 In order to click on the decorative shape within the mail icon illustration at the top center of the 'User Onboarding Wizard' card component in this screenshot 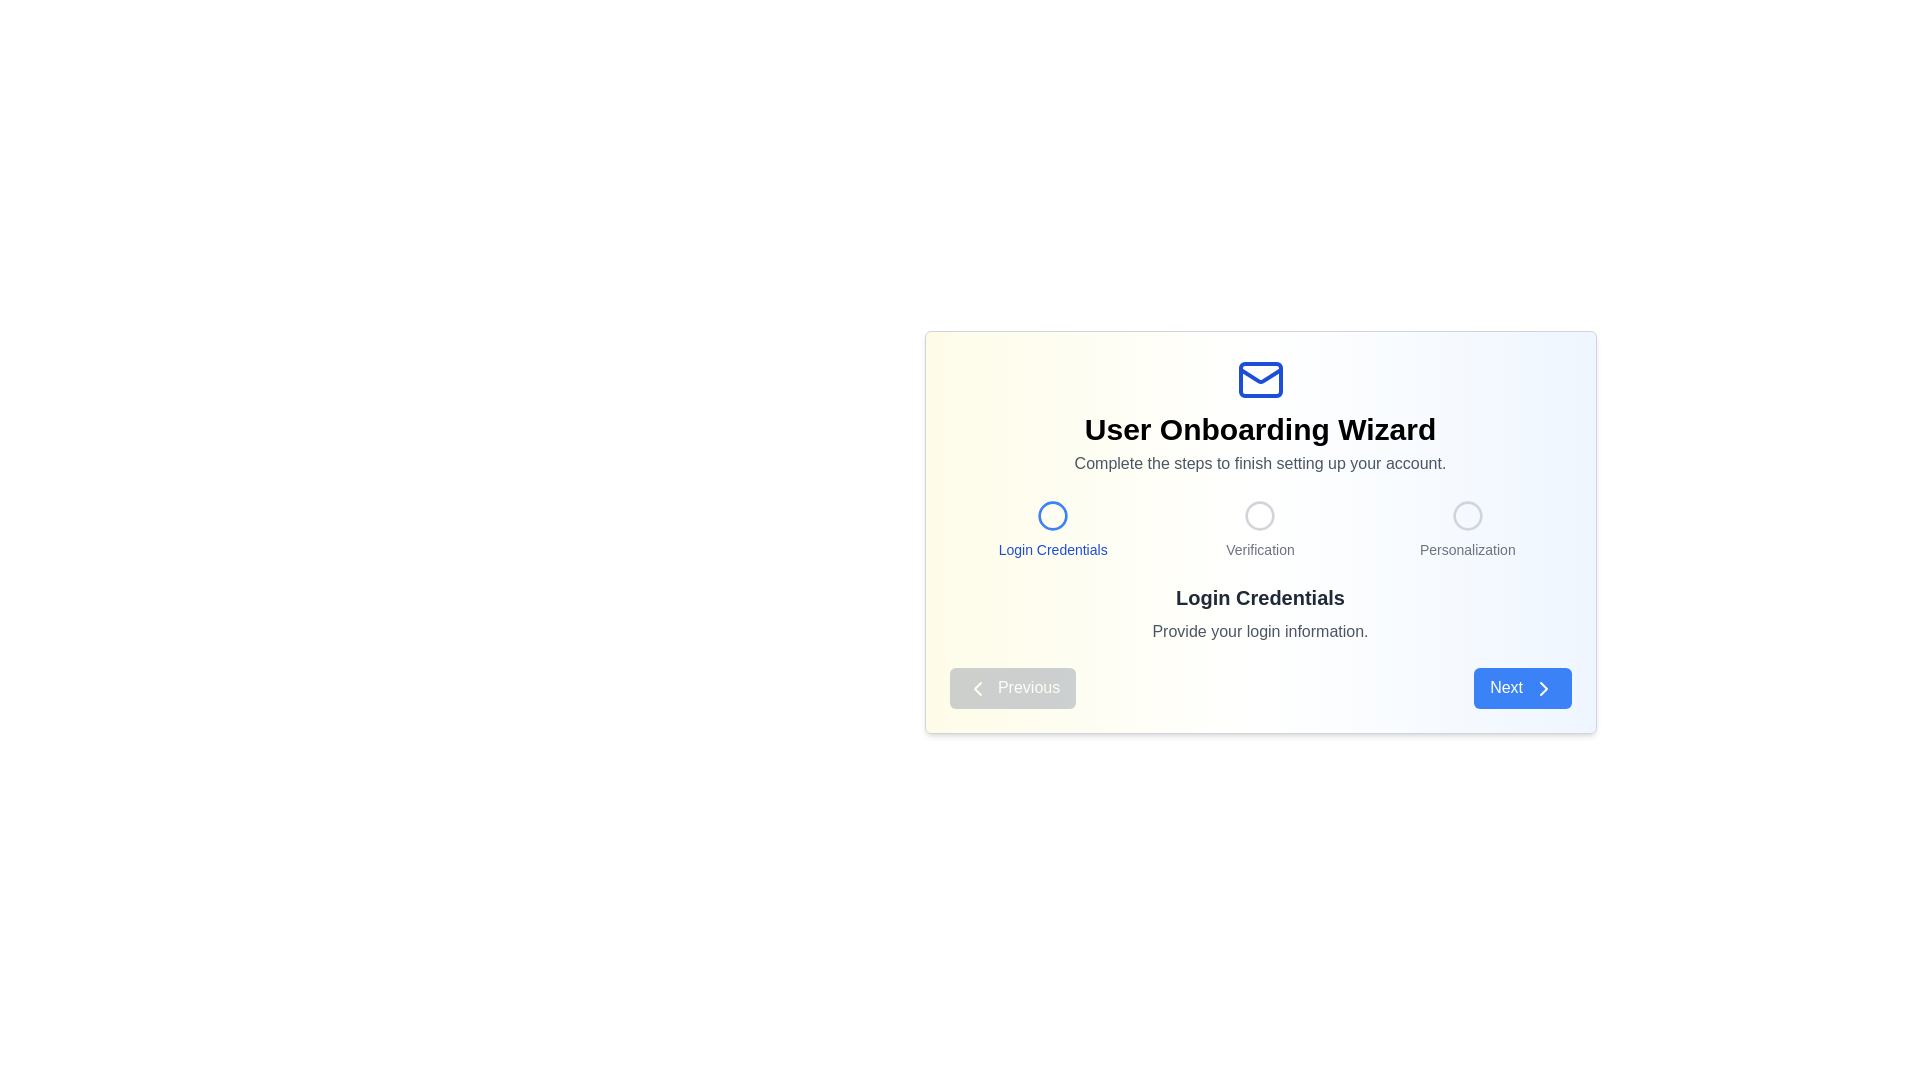, I will do `click(1259, 380)`.